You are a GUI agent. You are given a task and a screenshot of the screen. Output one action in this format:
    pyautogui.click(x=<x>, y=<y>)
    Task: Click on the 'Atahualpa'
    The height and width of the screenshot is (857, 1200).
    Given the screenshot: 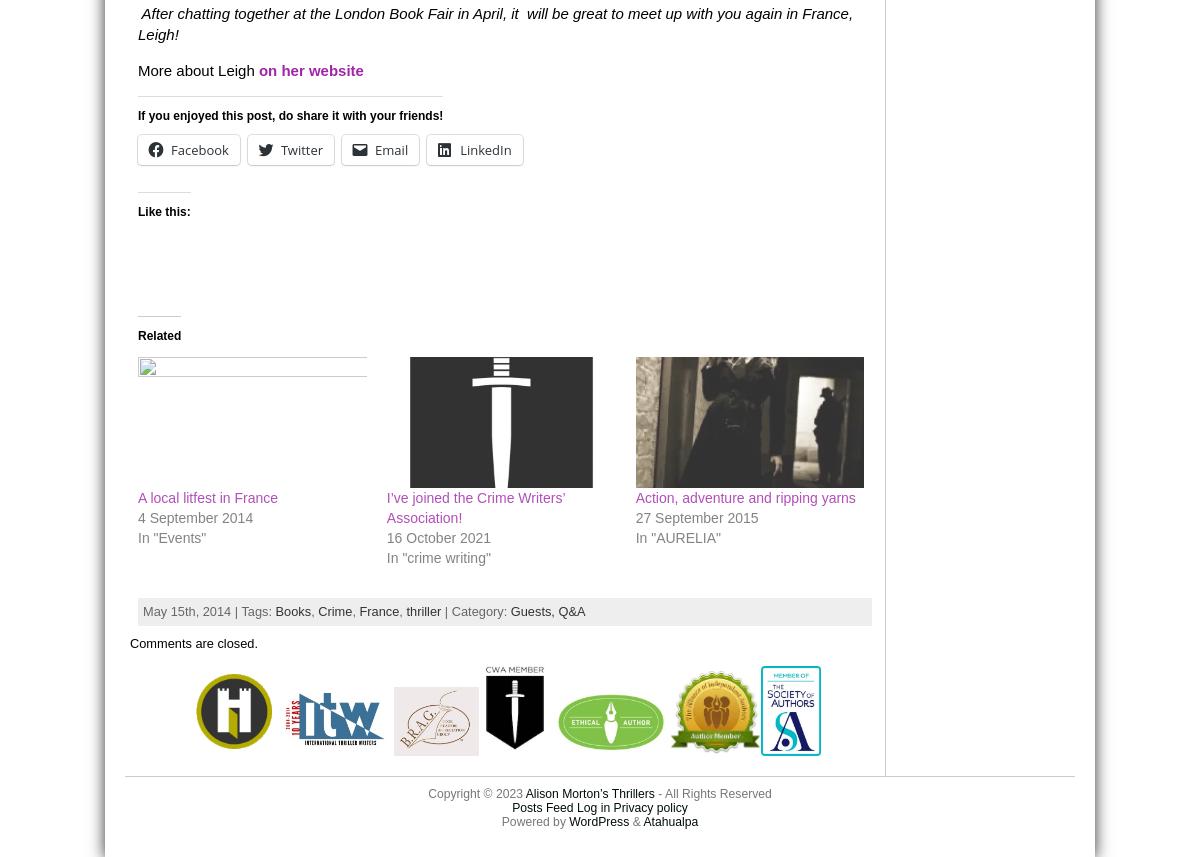 What is the action you would take?
    pyautogui.click(x=642, y=820)
    